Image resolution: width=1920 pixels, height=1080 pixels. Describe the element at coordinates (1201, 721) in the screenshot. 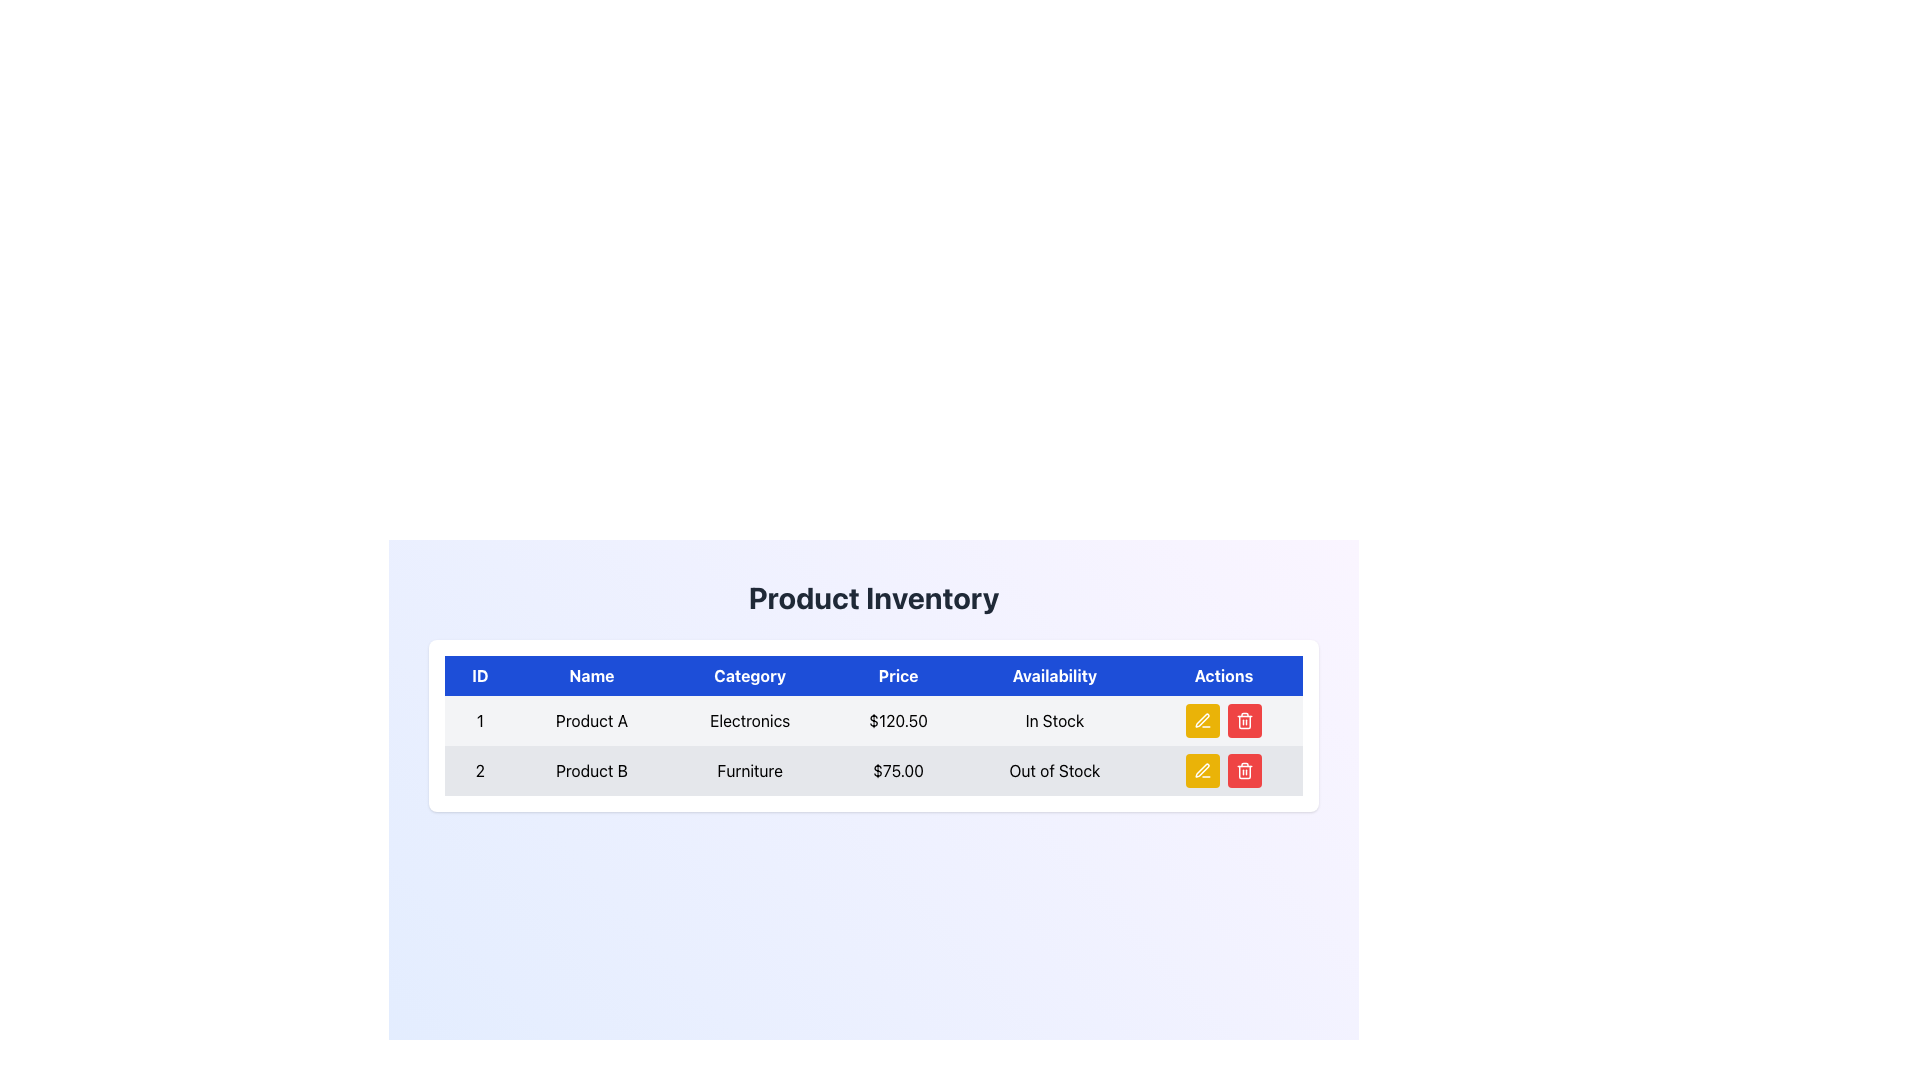

I see `the edit button in the 'Actions' column of the first row of the 'Product Inventory' table` at that location.